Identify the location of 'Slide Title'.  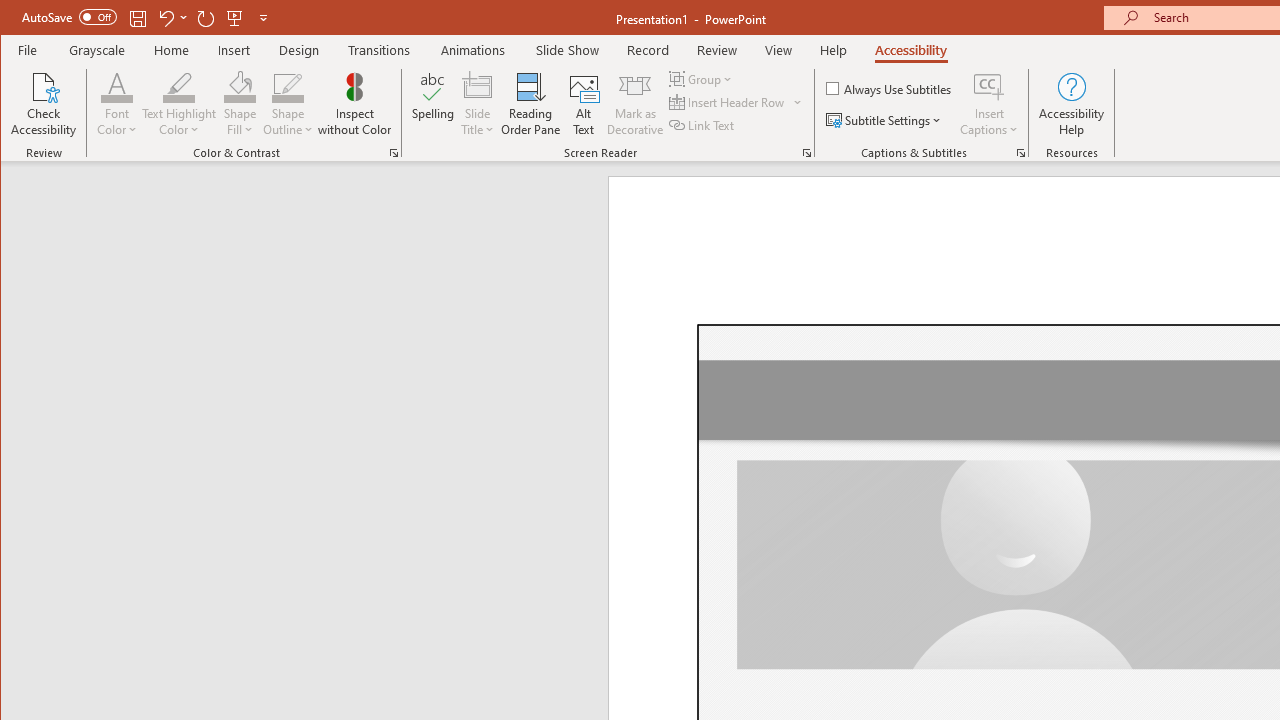
(477, 85).